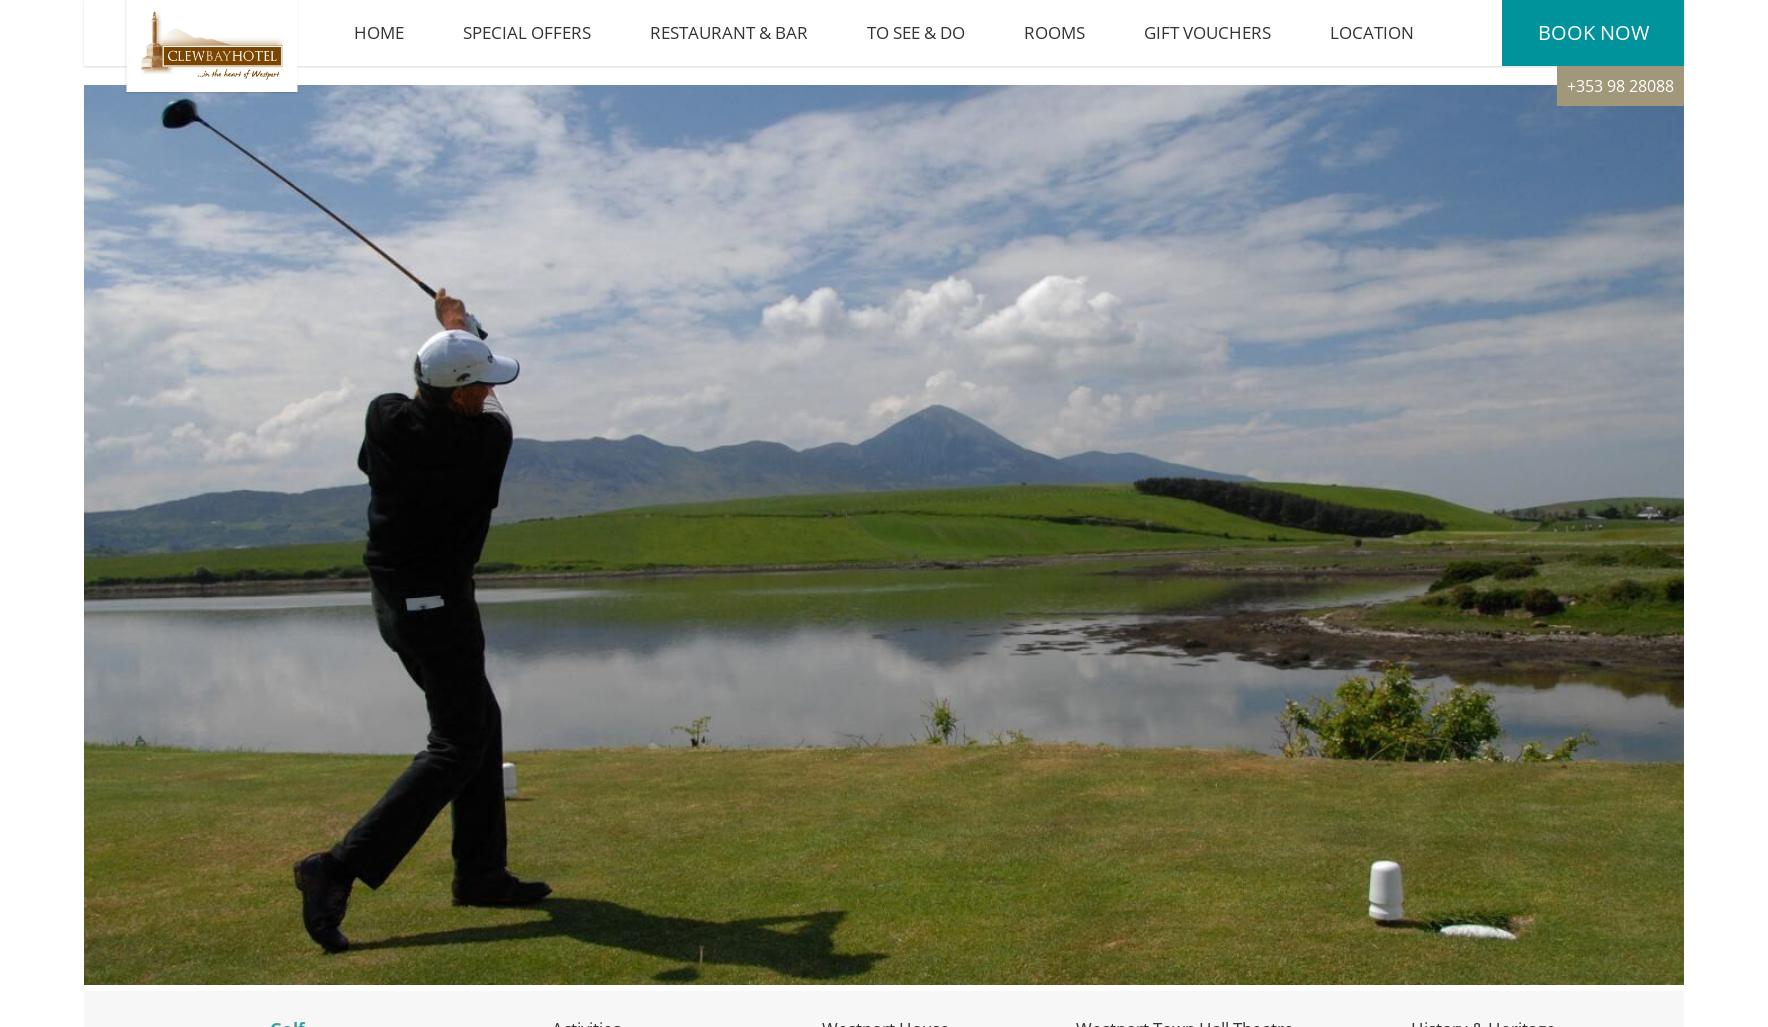 The height and width of the screenshot is (1027, 1768). I want to click on 'Now', so click(1621, 42).